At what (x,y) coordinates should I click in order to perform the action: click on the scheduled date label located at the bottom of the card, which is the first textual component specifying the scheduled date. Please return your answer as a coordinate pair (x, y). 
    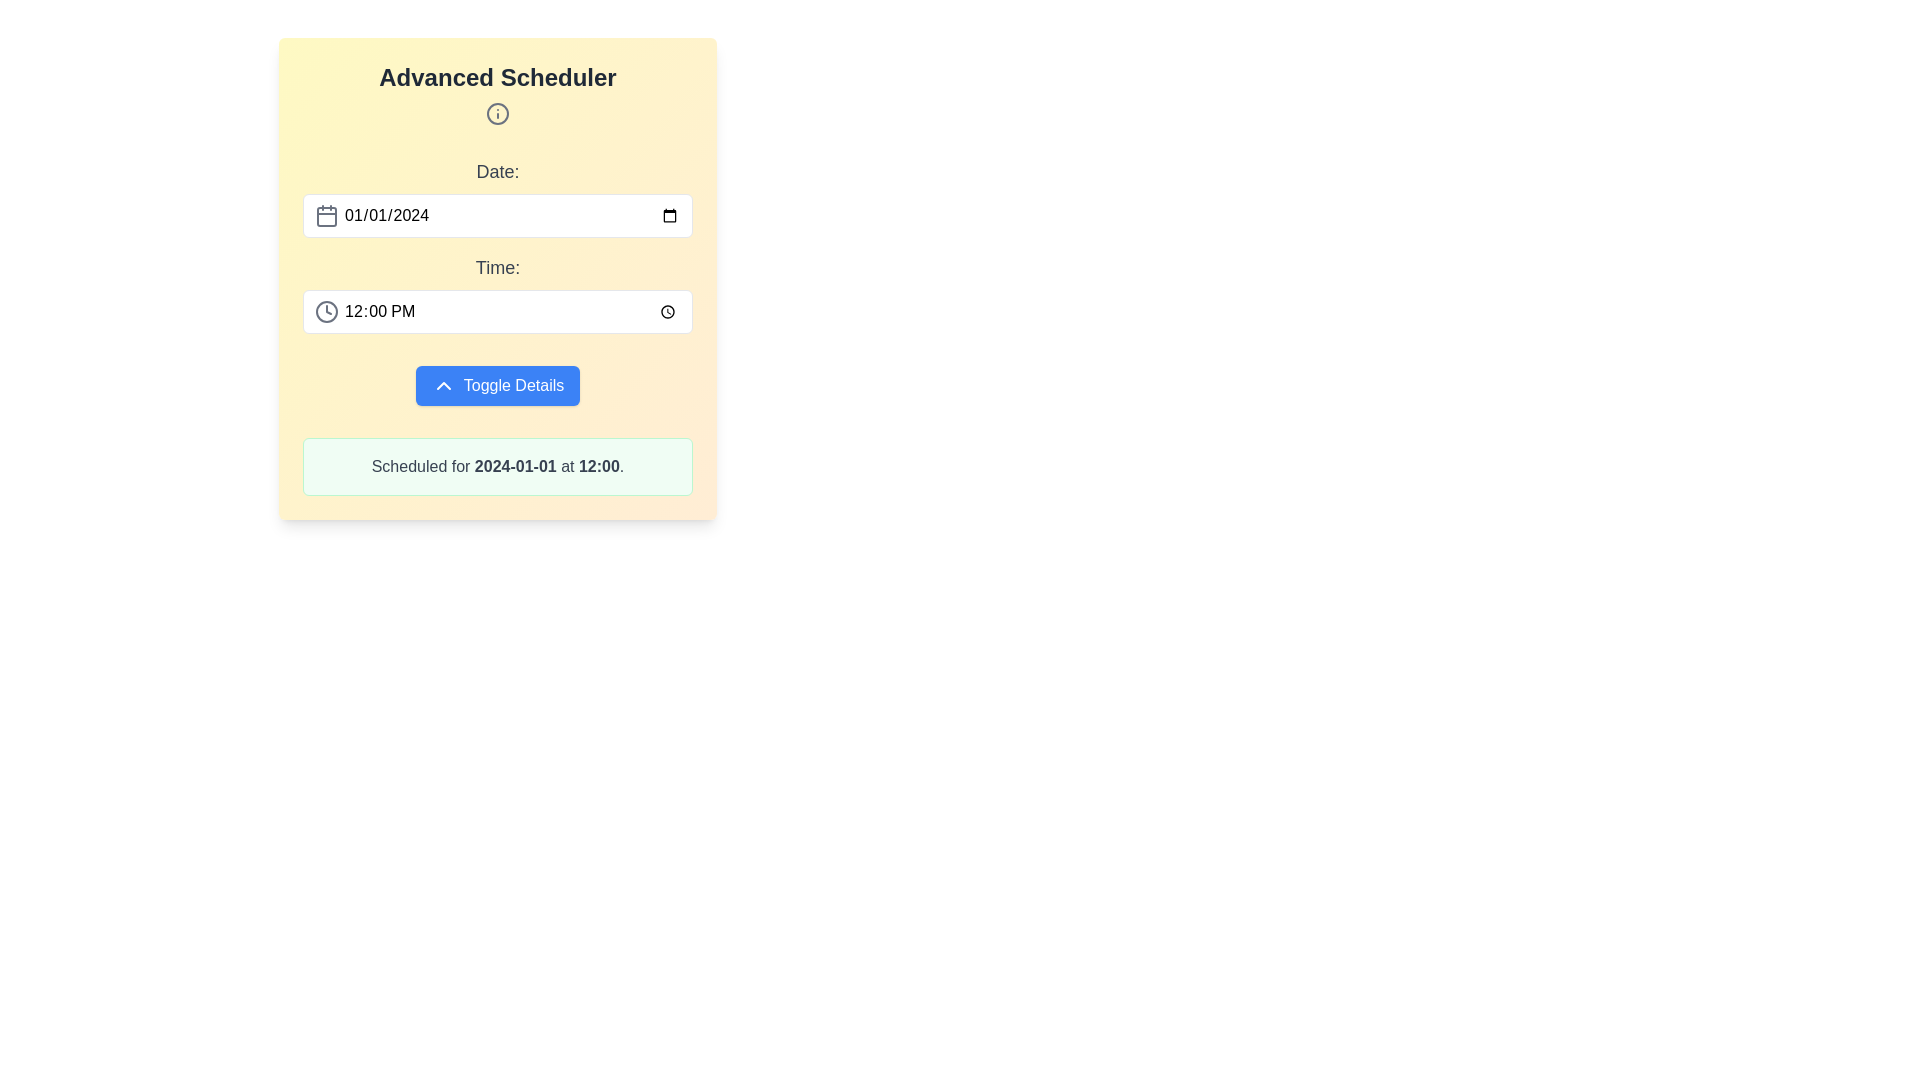
    Looking at the image, I should click on (515, 466).